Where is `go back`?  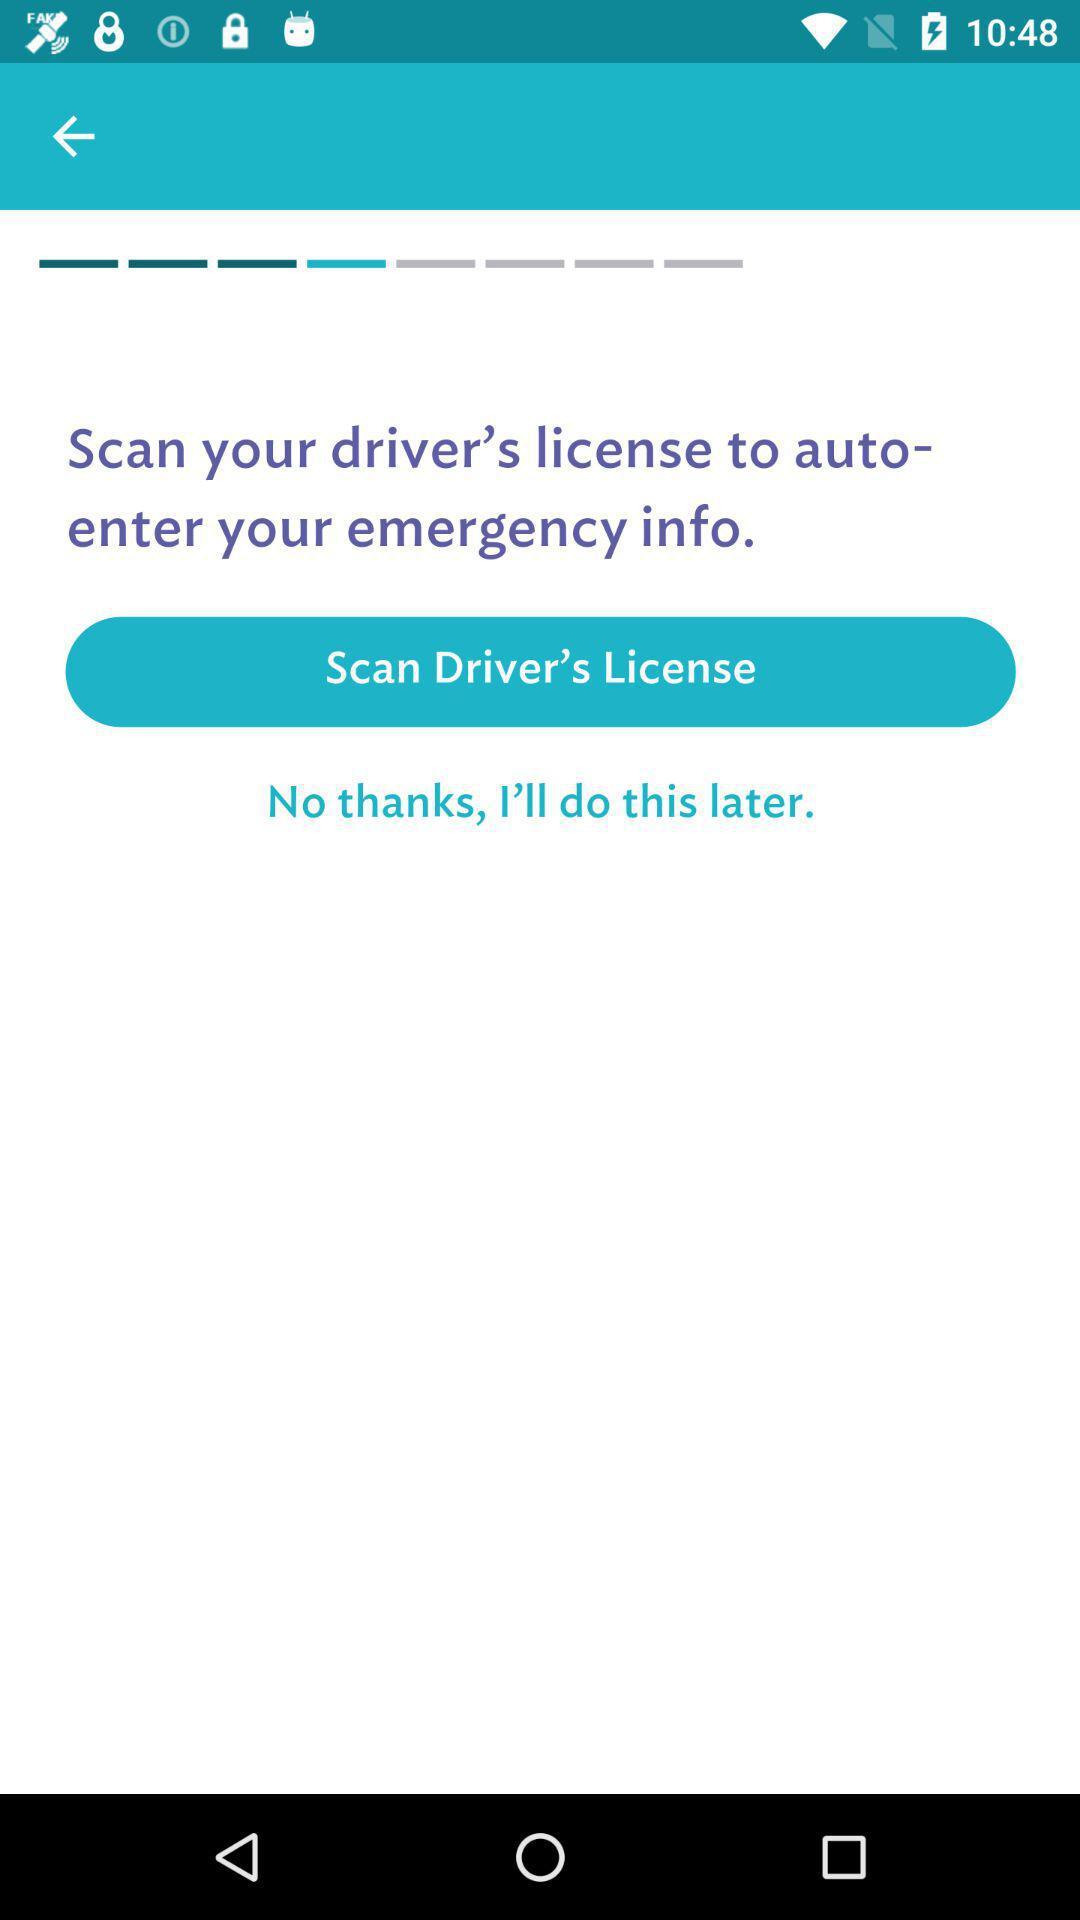 go back is located at coordinates (72, 135).